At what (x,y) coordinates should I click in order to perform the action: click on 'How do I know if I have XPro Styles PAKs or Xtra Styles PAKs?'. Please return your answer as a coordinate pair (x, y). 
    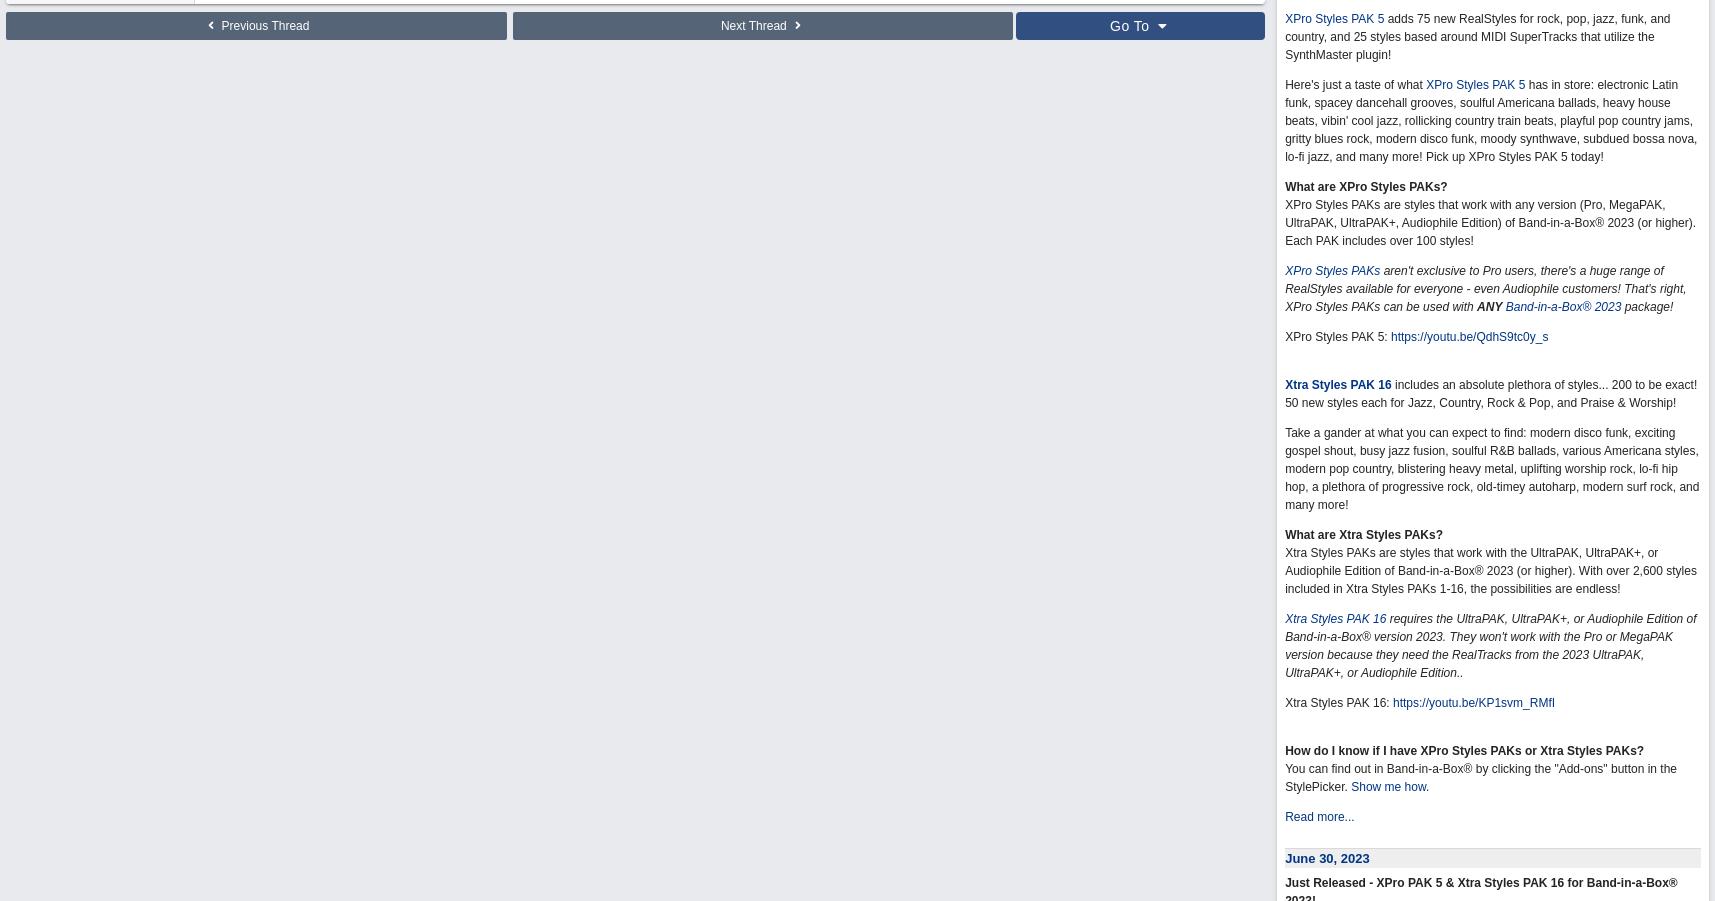
    Looking at the image, I should click on (1464, 748).